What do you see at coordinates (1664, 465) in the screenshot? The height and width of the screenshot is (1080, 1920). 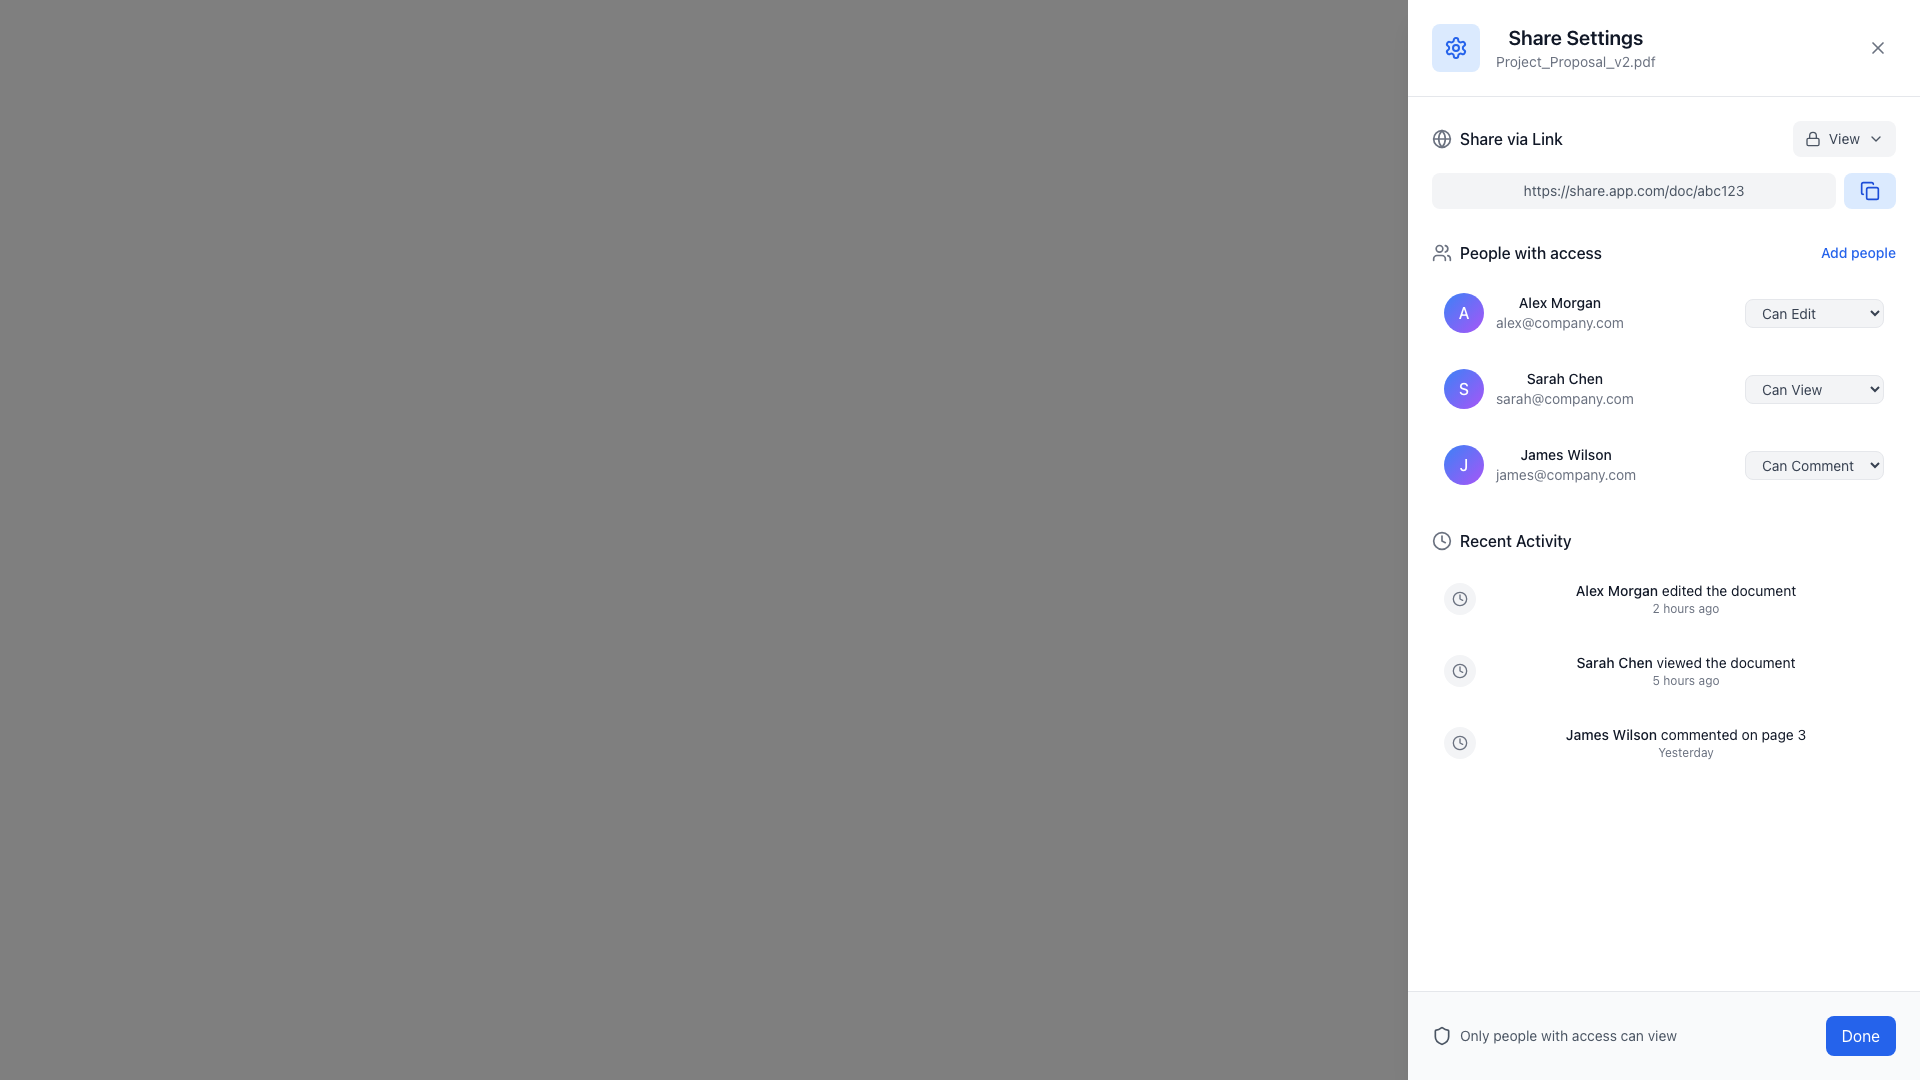 I see `the user information entry for 'James Wilson'` at bounding box center [1664, 465].